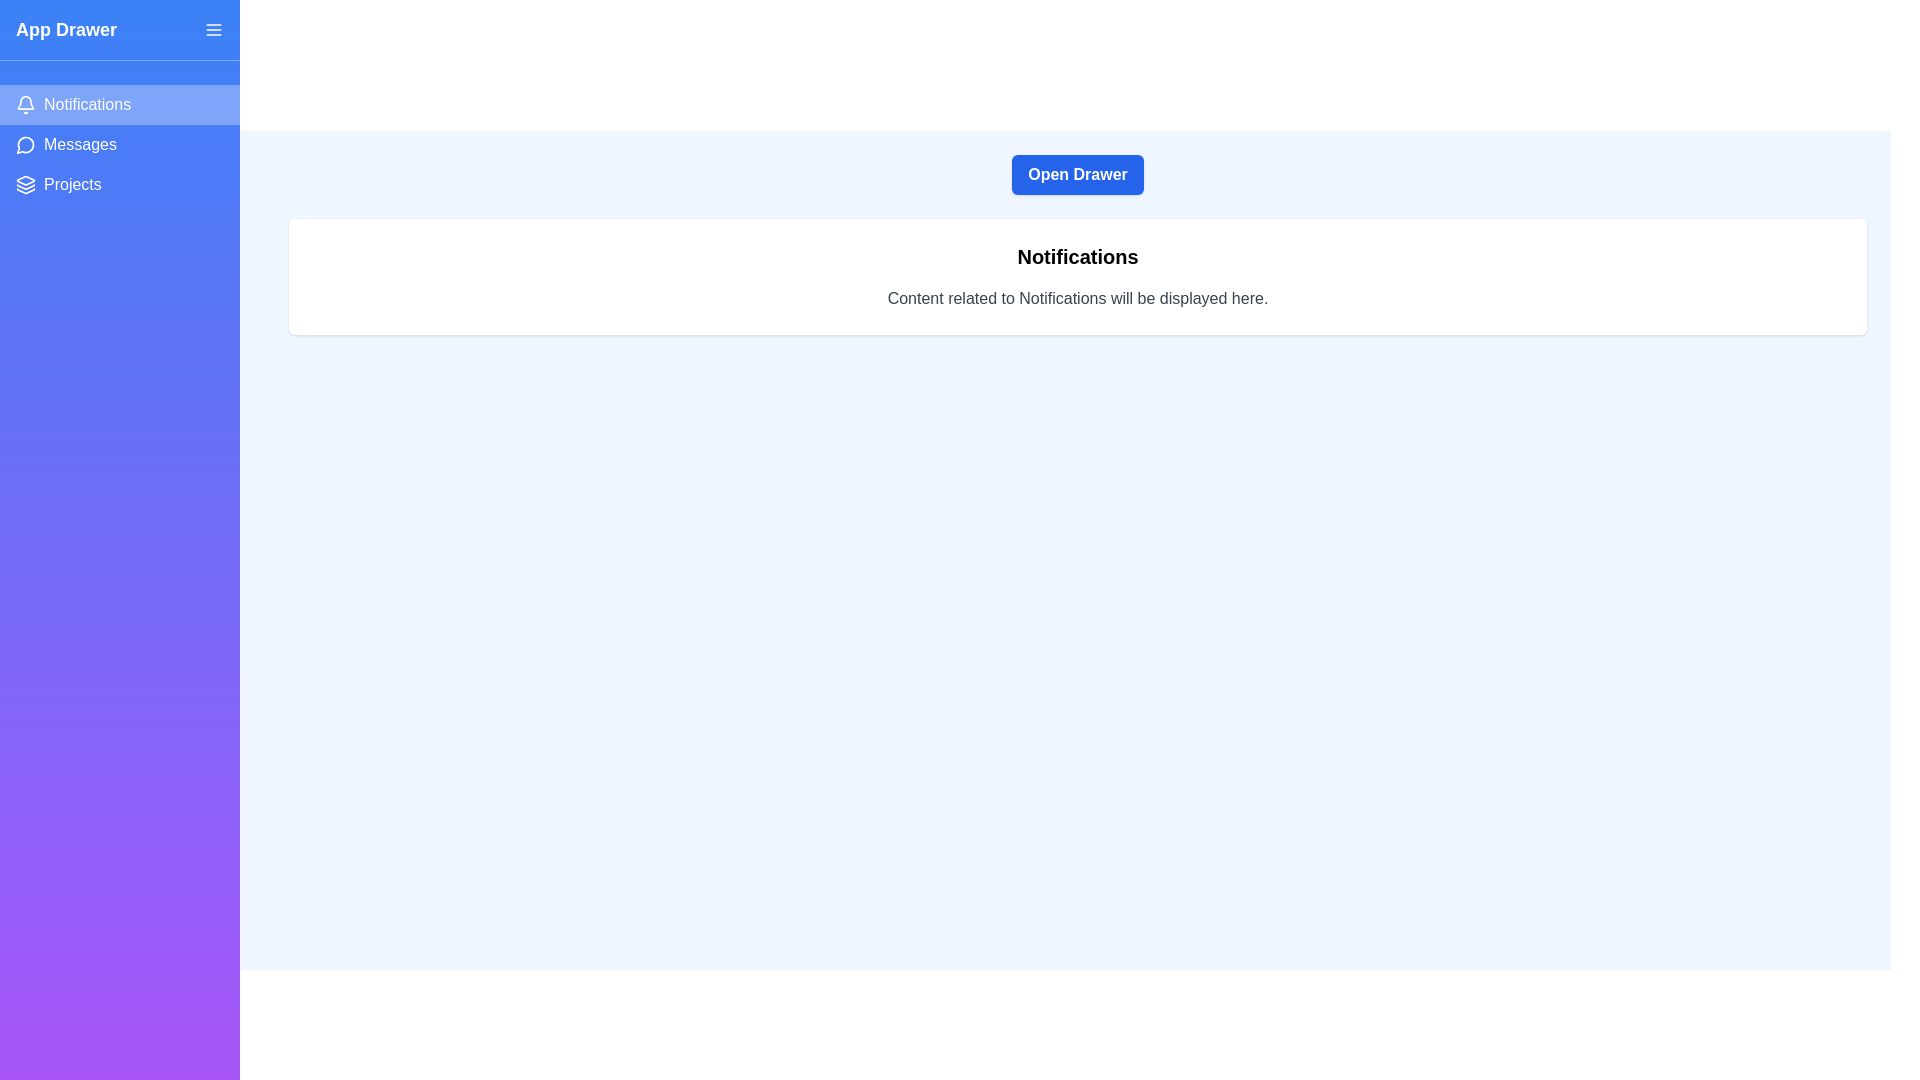 This screenshot has width=1920, height=1080. What do you see at coordinates (119, 144) in the screenshot?
I see `the sidebar option Messages` at bounding box center [119, 144].